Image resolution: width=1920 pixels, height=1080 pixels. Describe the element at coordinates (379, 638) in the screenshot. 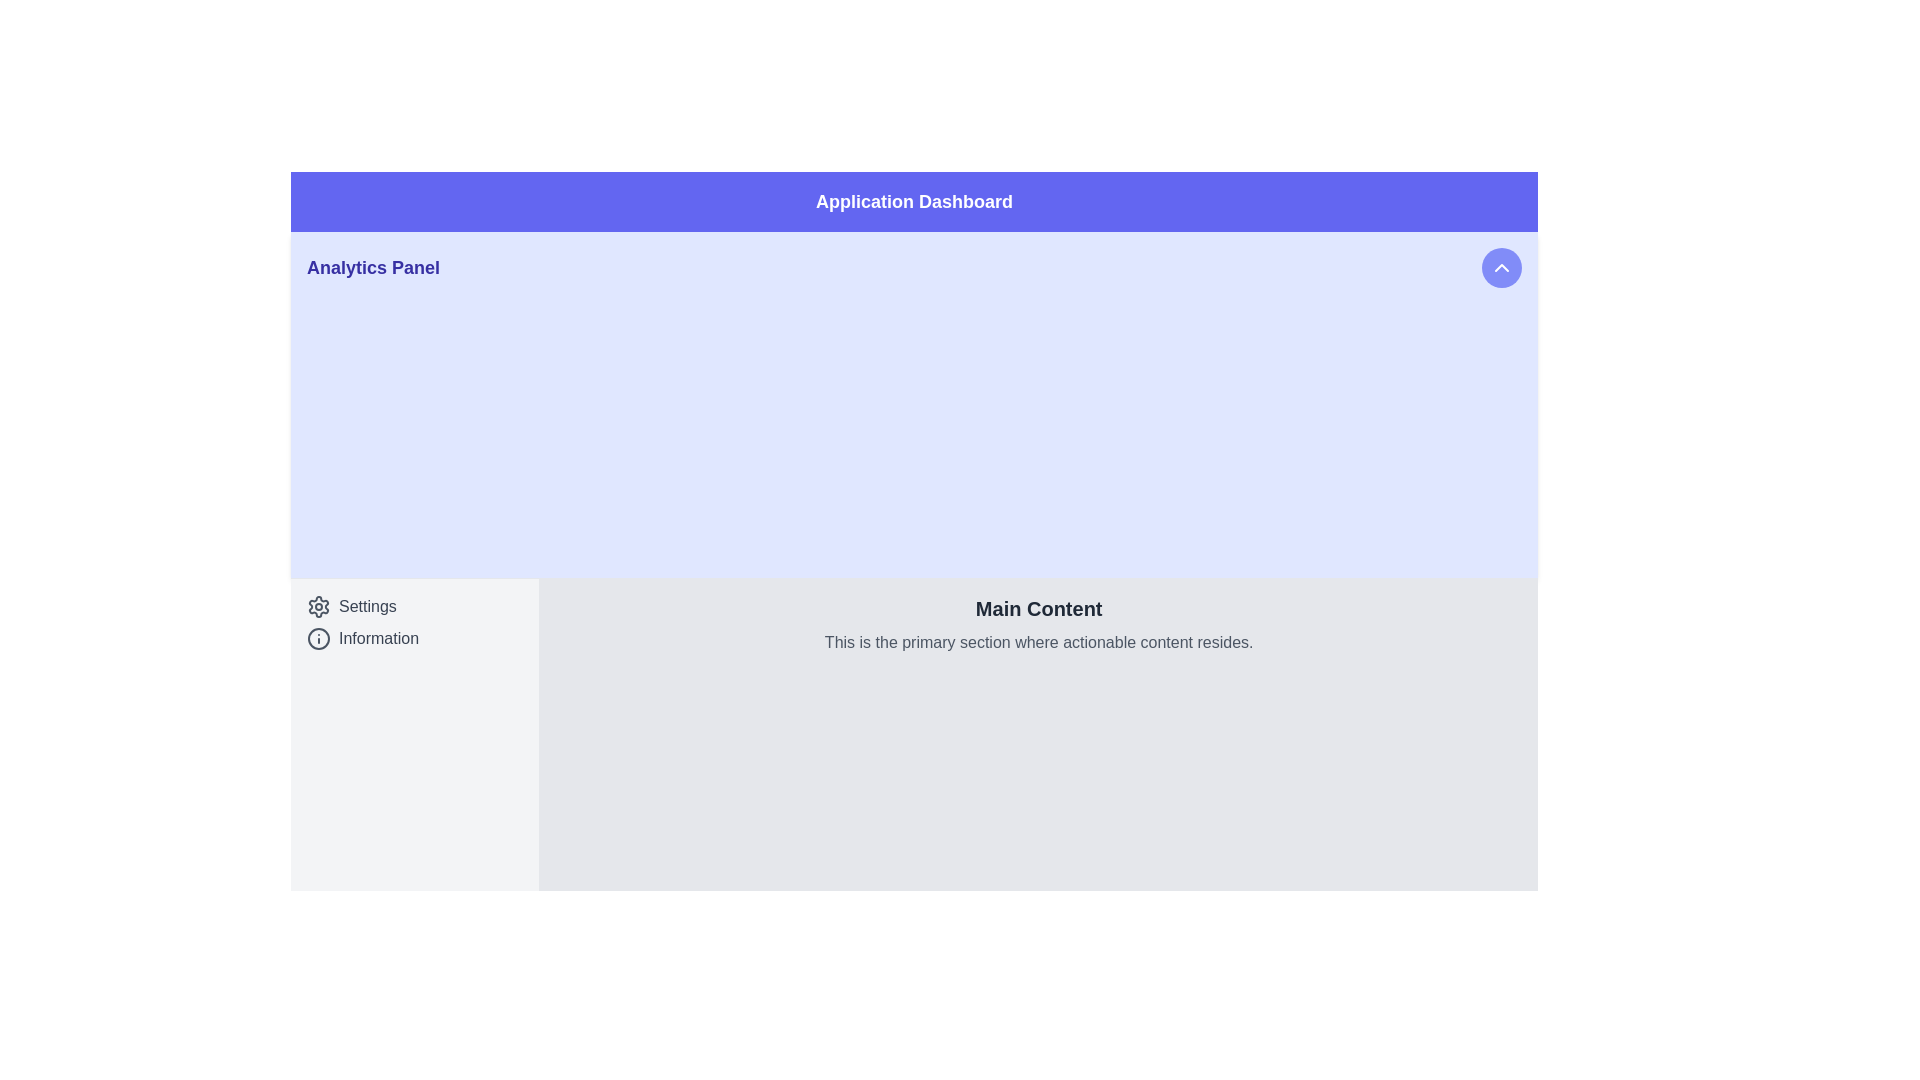

I see `the static text label located in the bottom-left section of the page, positioned to the right of the information icon` at that location.